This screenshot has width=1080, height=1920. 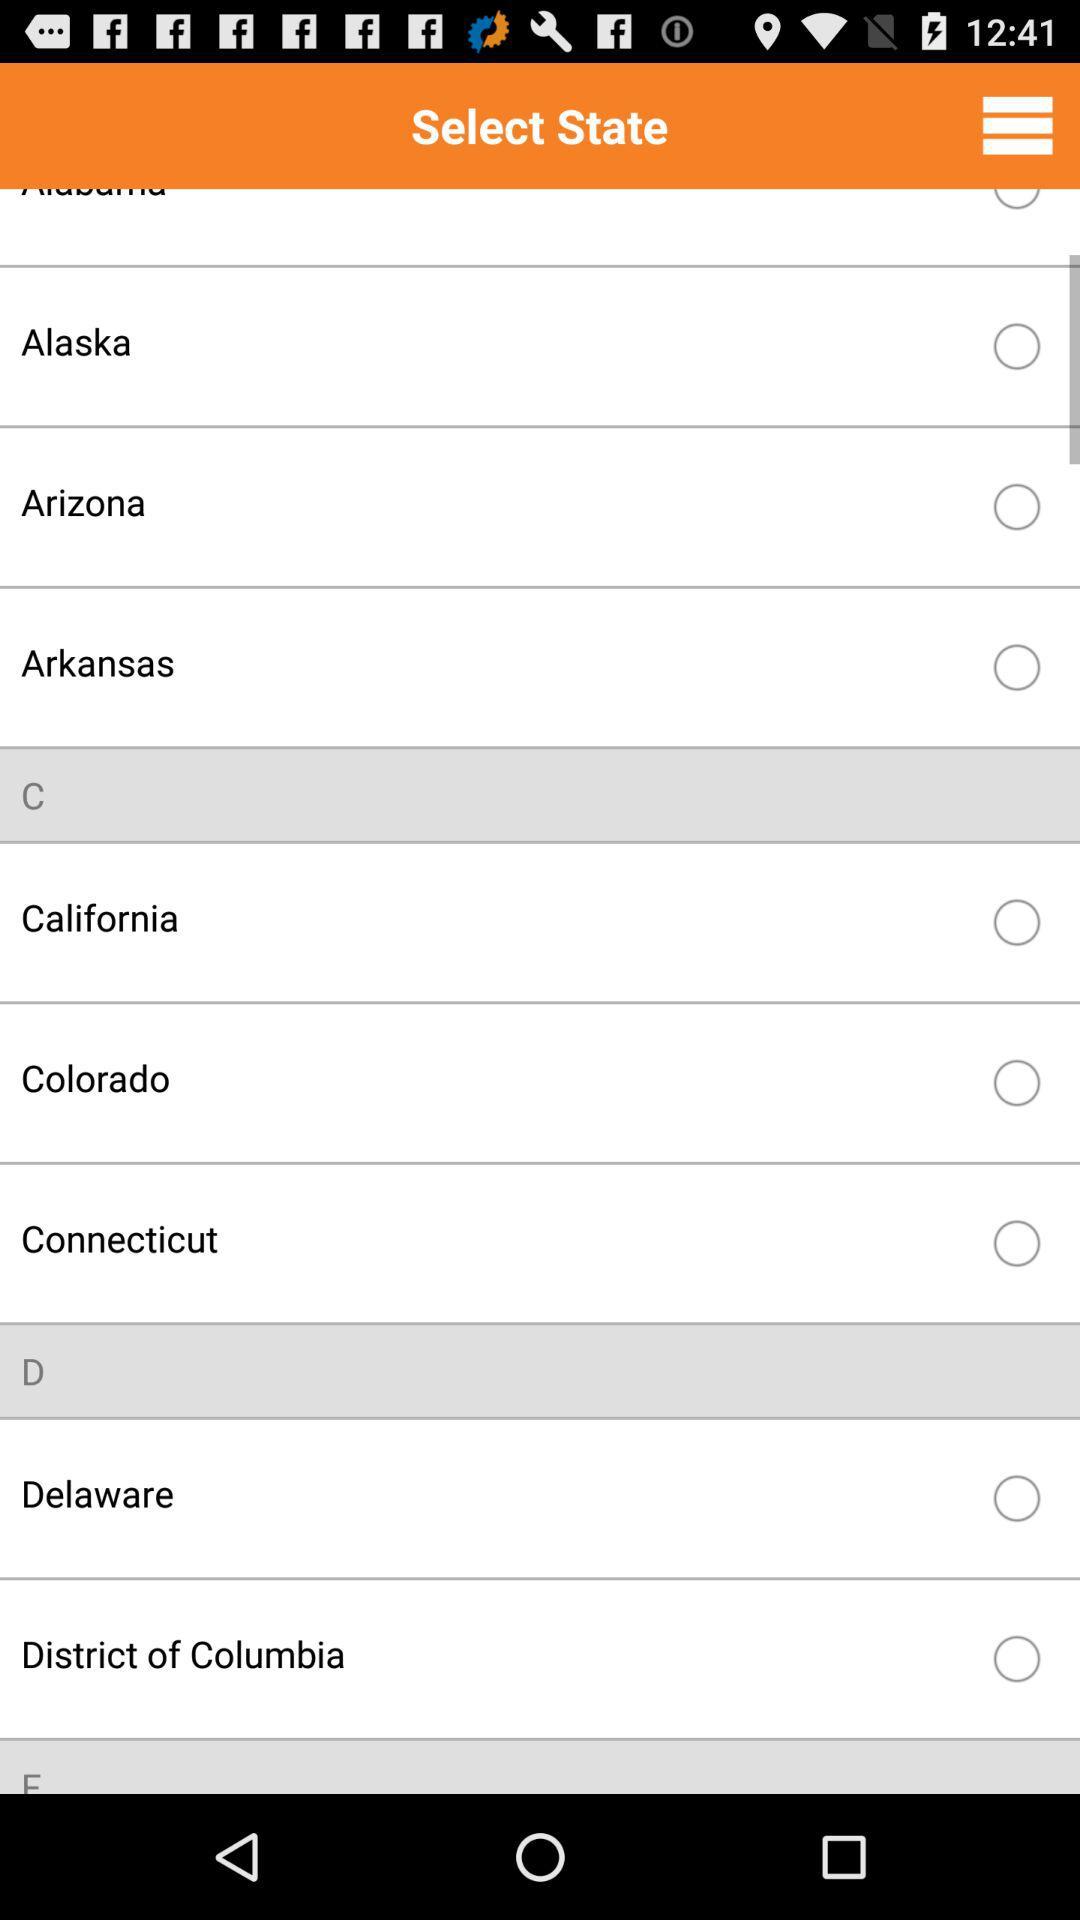 I want to click on delaware icon, so click(x=496, y=1493).